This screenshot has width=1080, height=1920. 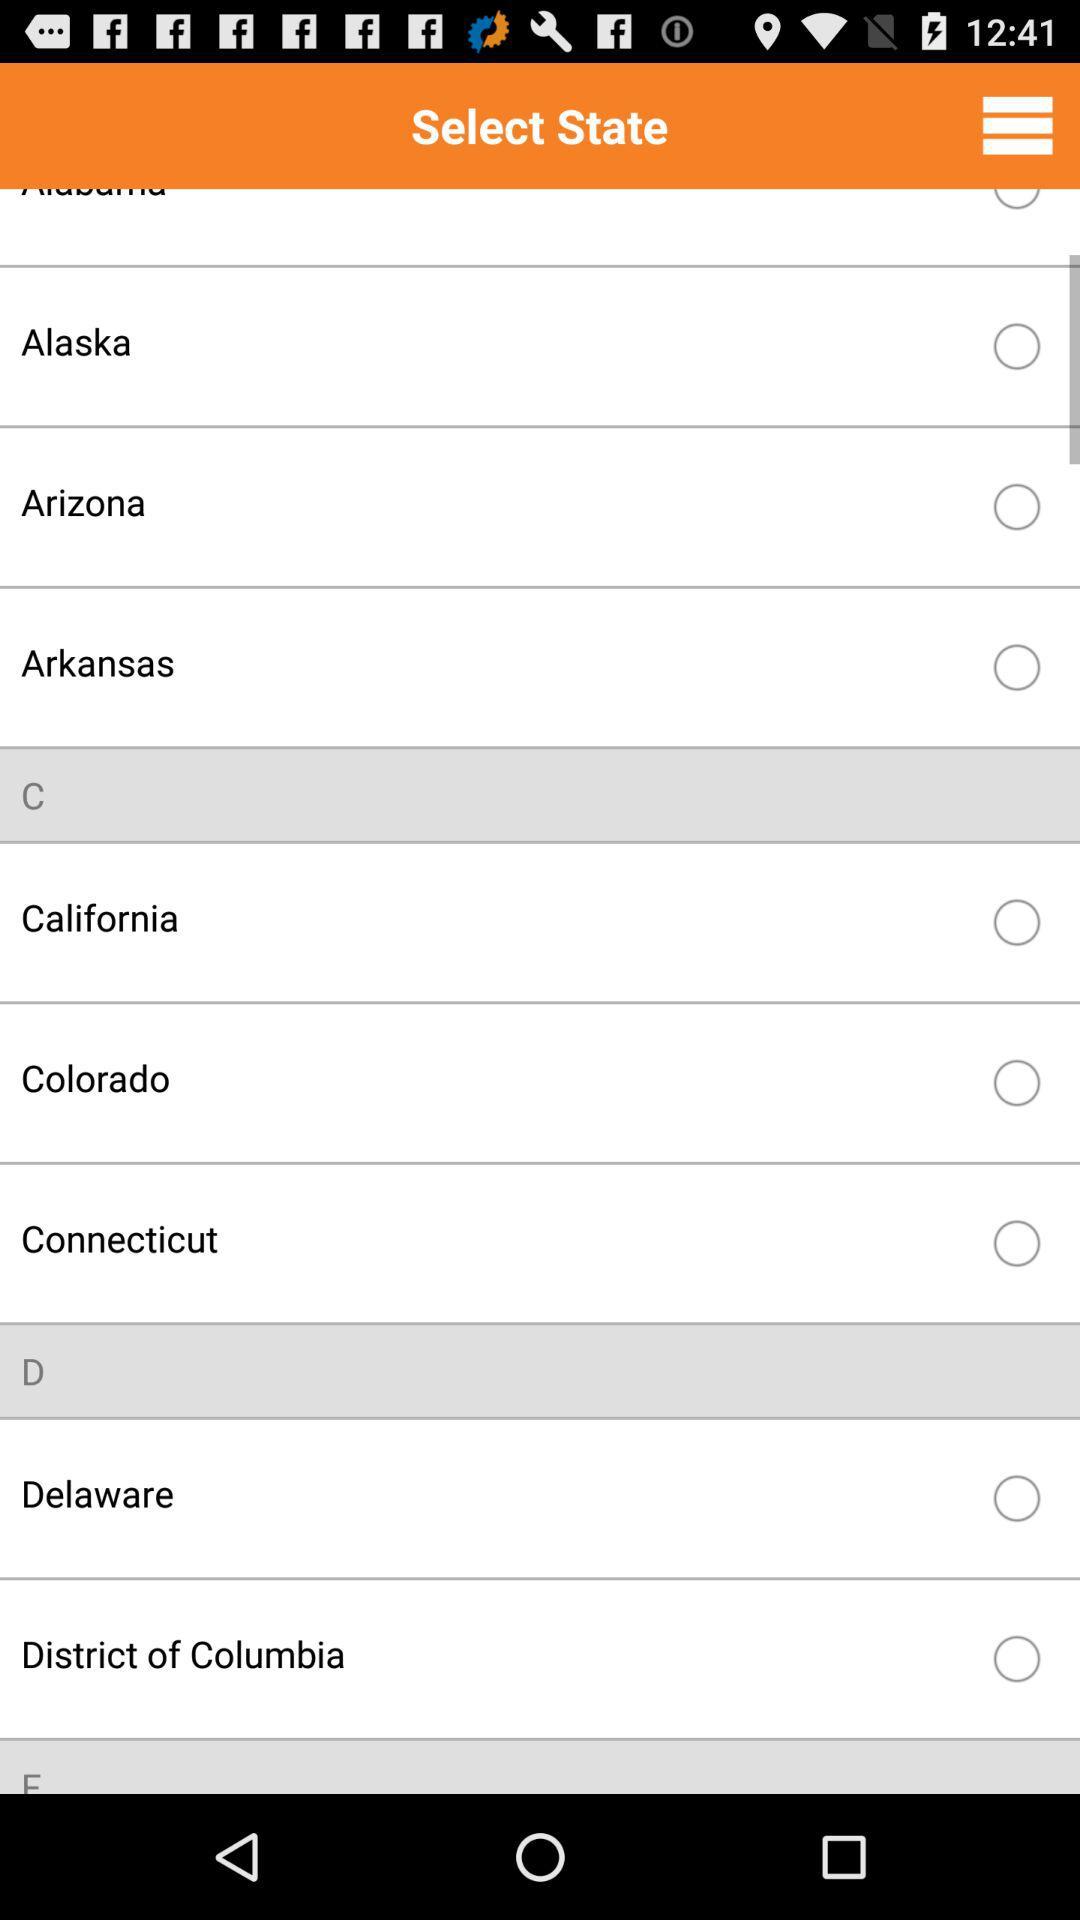 I want to click on delaware icon, so click(x=496, y=1493).